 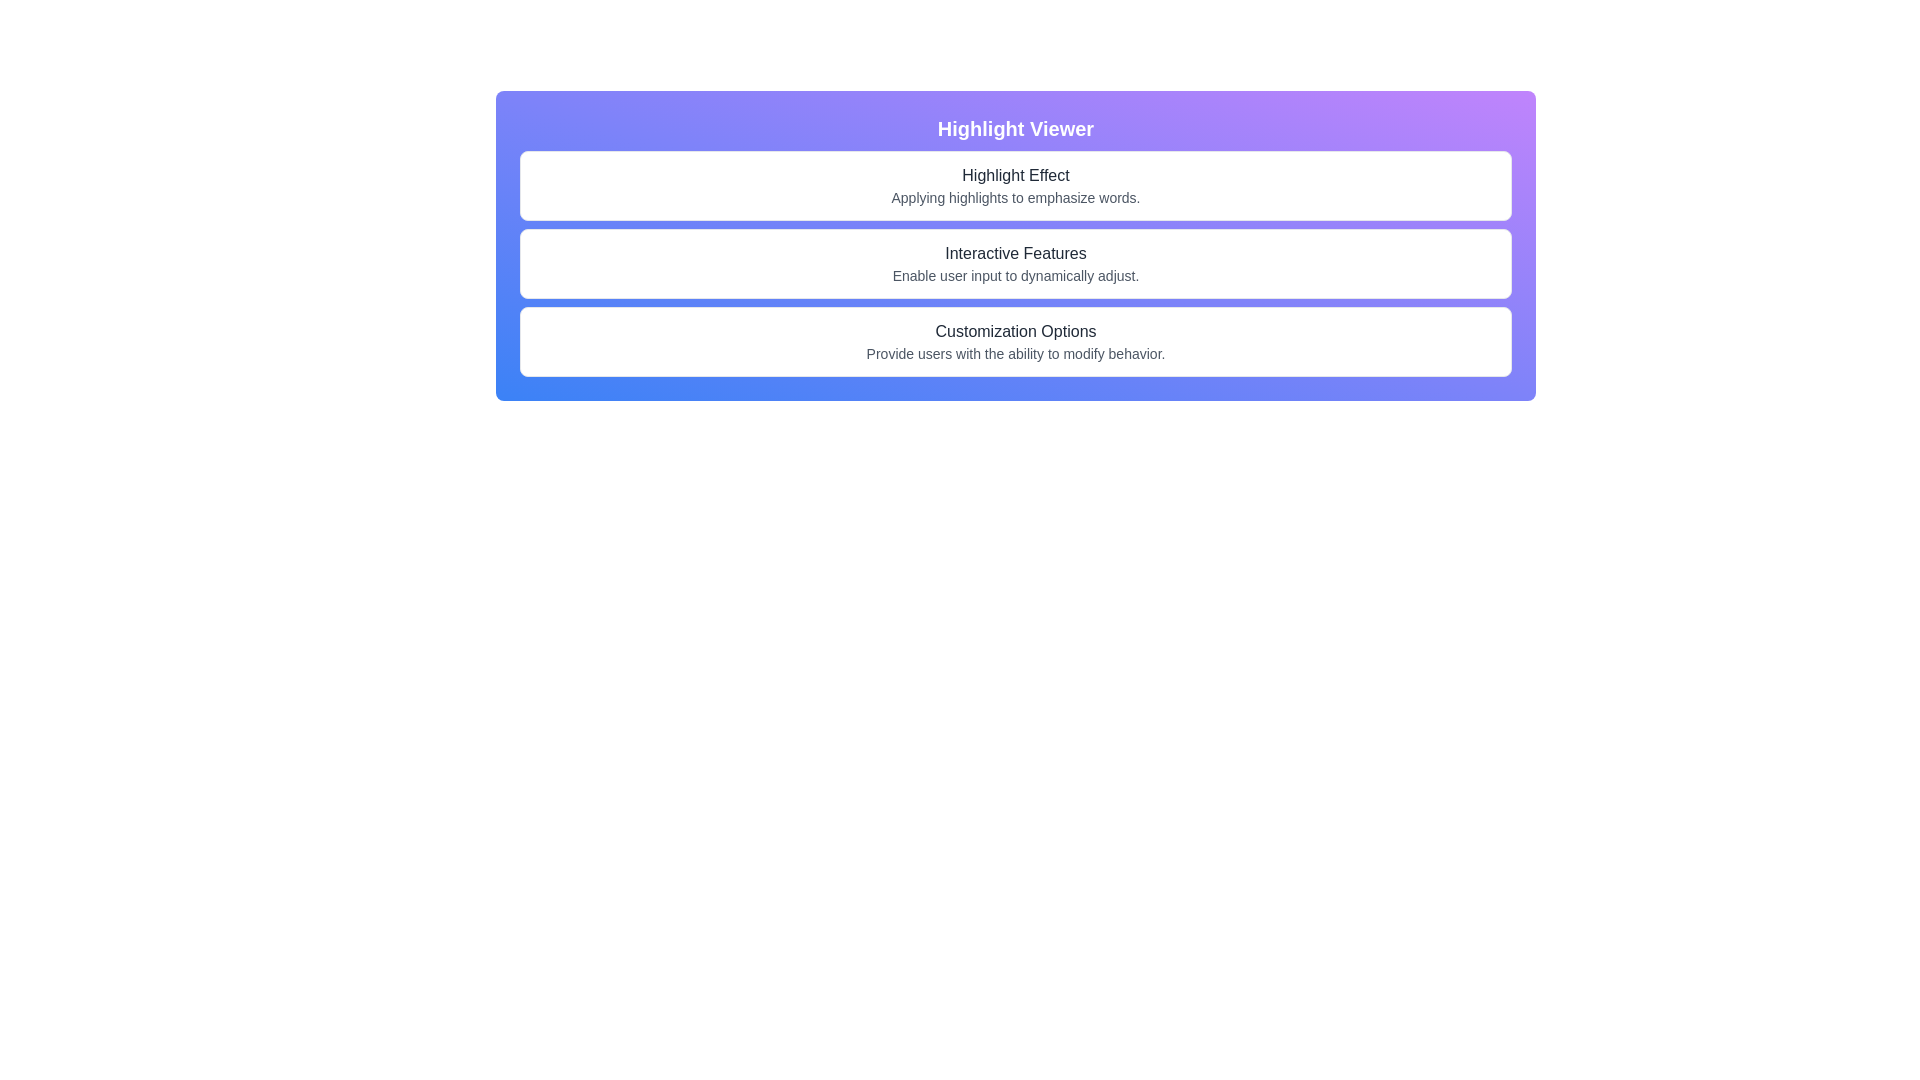 I want to click on the underlined character 'r' in the word 'Interactive' within the text 'Interactive Features', so click(x=974, y=252).